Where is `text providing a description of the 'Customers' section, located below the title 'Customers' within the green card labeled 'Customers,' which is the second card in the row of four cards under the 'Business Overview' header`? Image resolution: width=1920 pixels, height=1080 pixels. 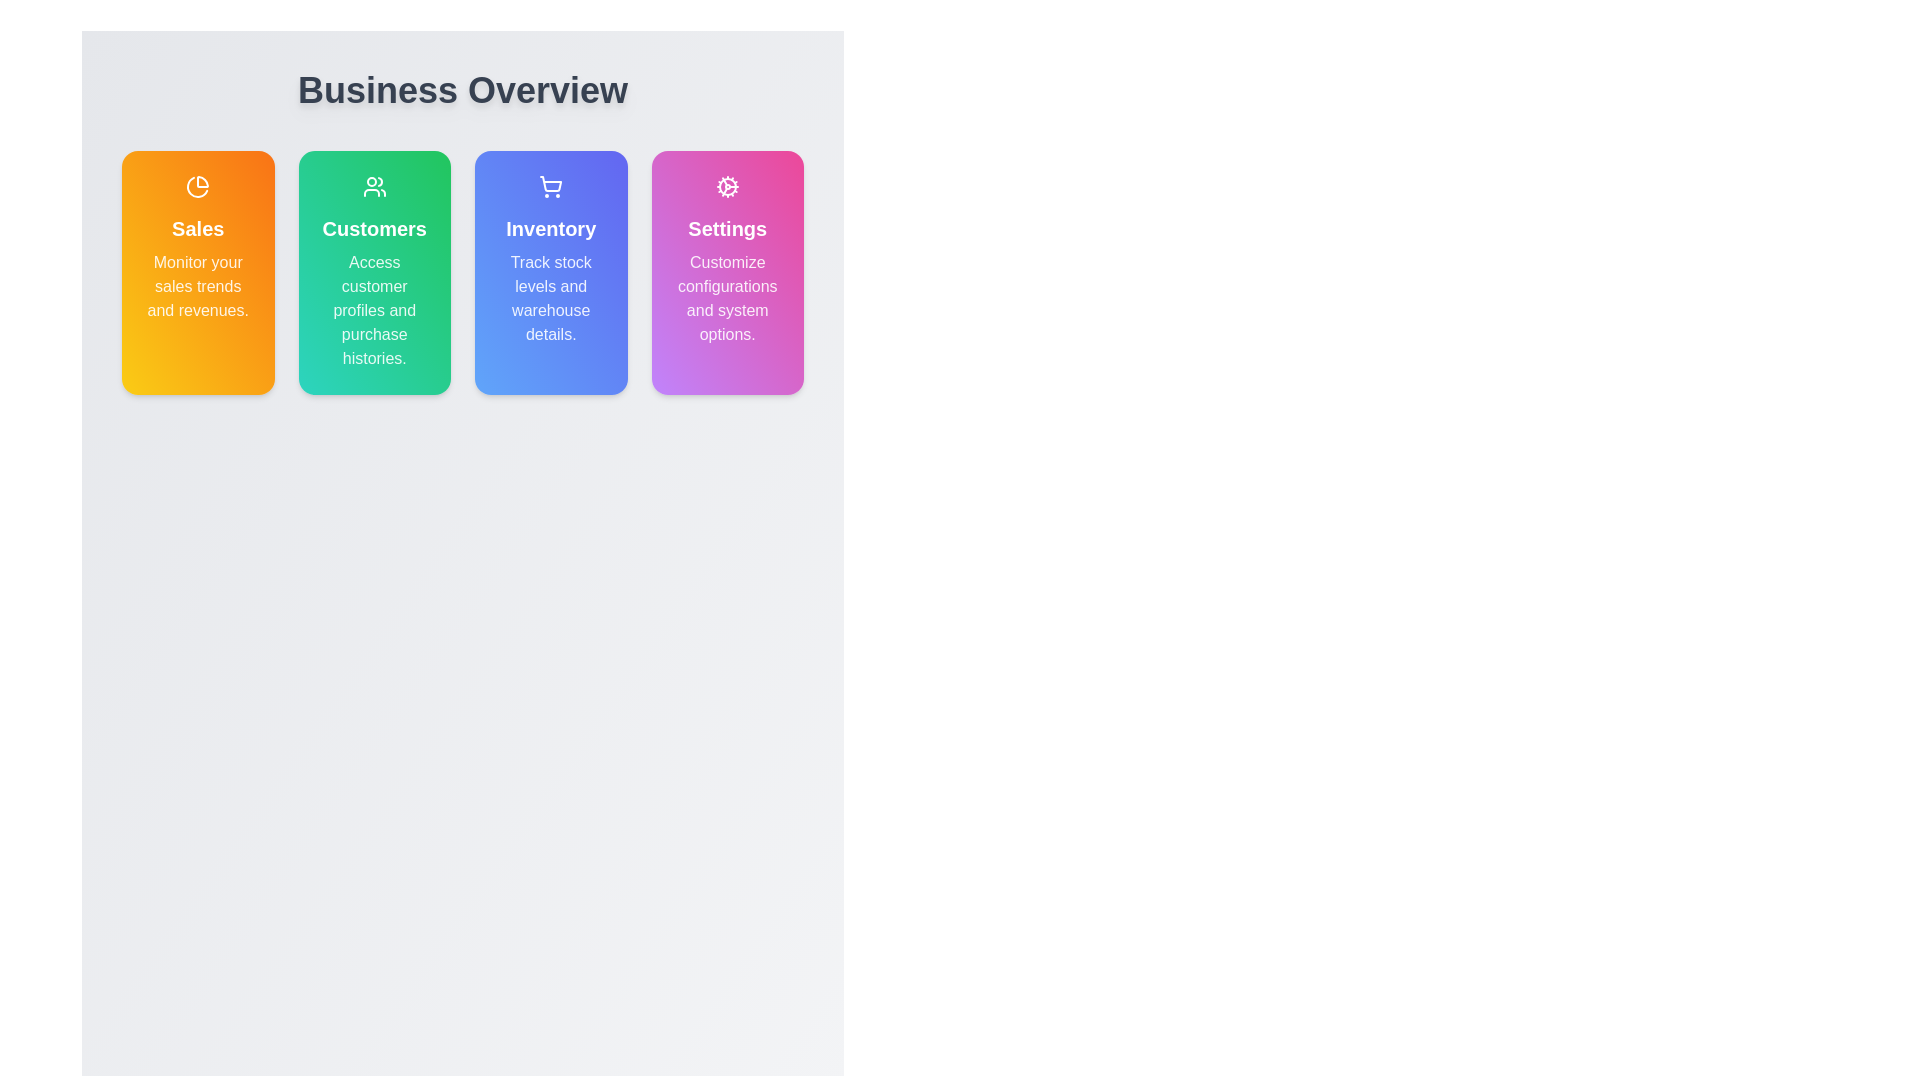 text providing a description of the 'Customers' section, located below the title 'Customers' within the green card labeled 'Customers,' which is the second card in the row of four cards under the 'Business Overview' header is located at coordinates (374, 311).